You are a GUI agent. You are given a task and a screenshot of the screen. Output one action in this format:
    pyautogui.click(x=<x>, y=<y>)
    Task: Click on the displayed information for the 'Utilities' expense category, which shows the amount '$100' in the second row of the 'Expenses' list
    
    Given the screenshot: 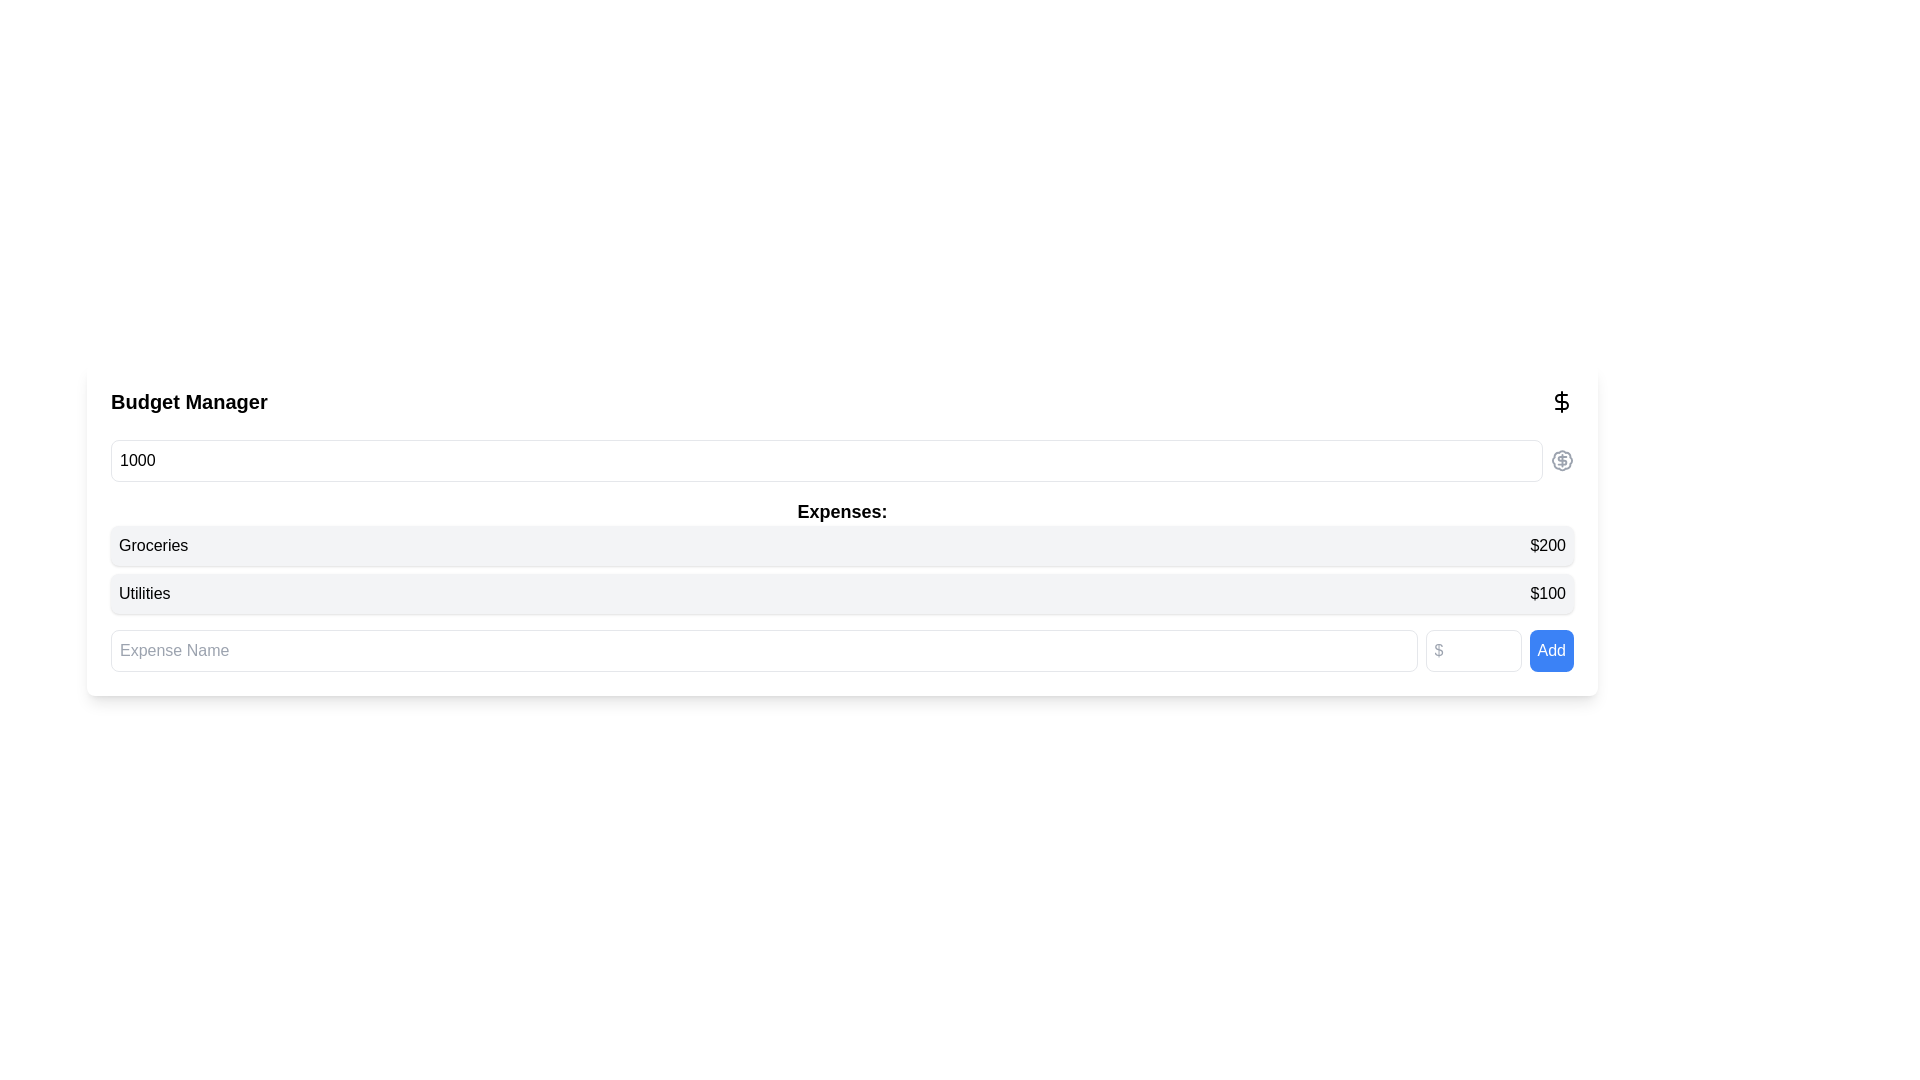 What is the action you would take?
    pyautogui.click(x=842, y=593)
    